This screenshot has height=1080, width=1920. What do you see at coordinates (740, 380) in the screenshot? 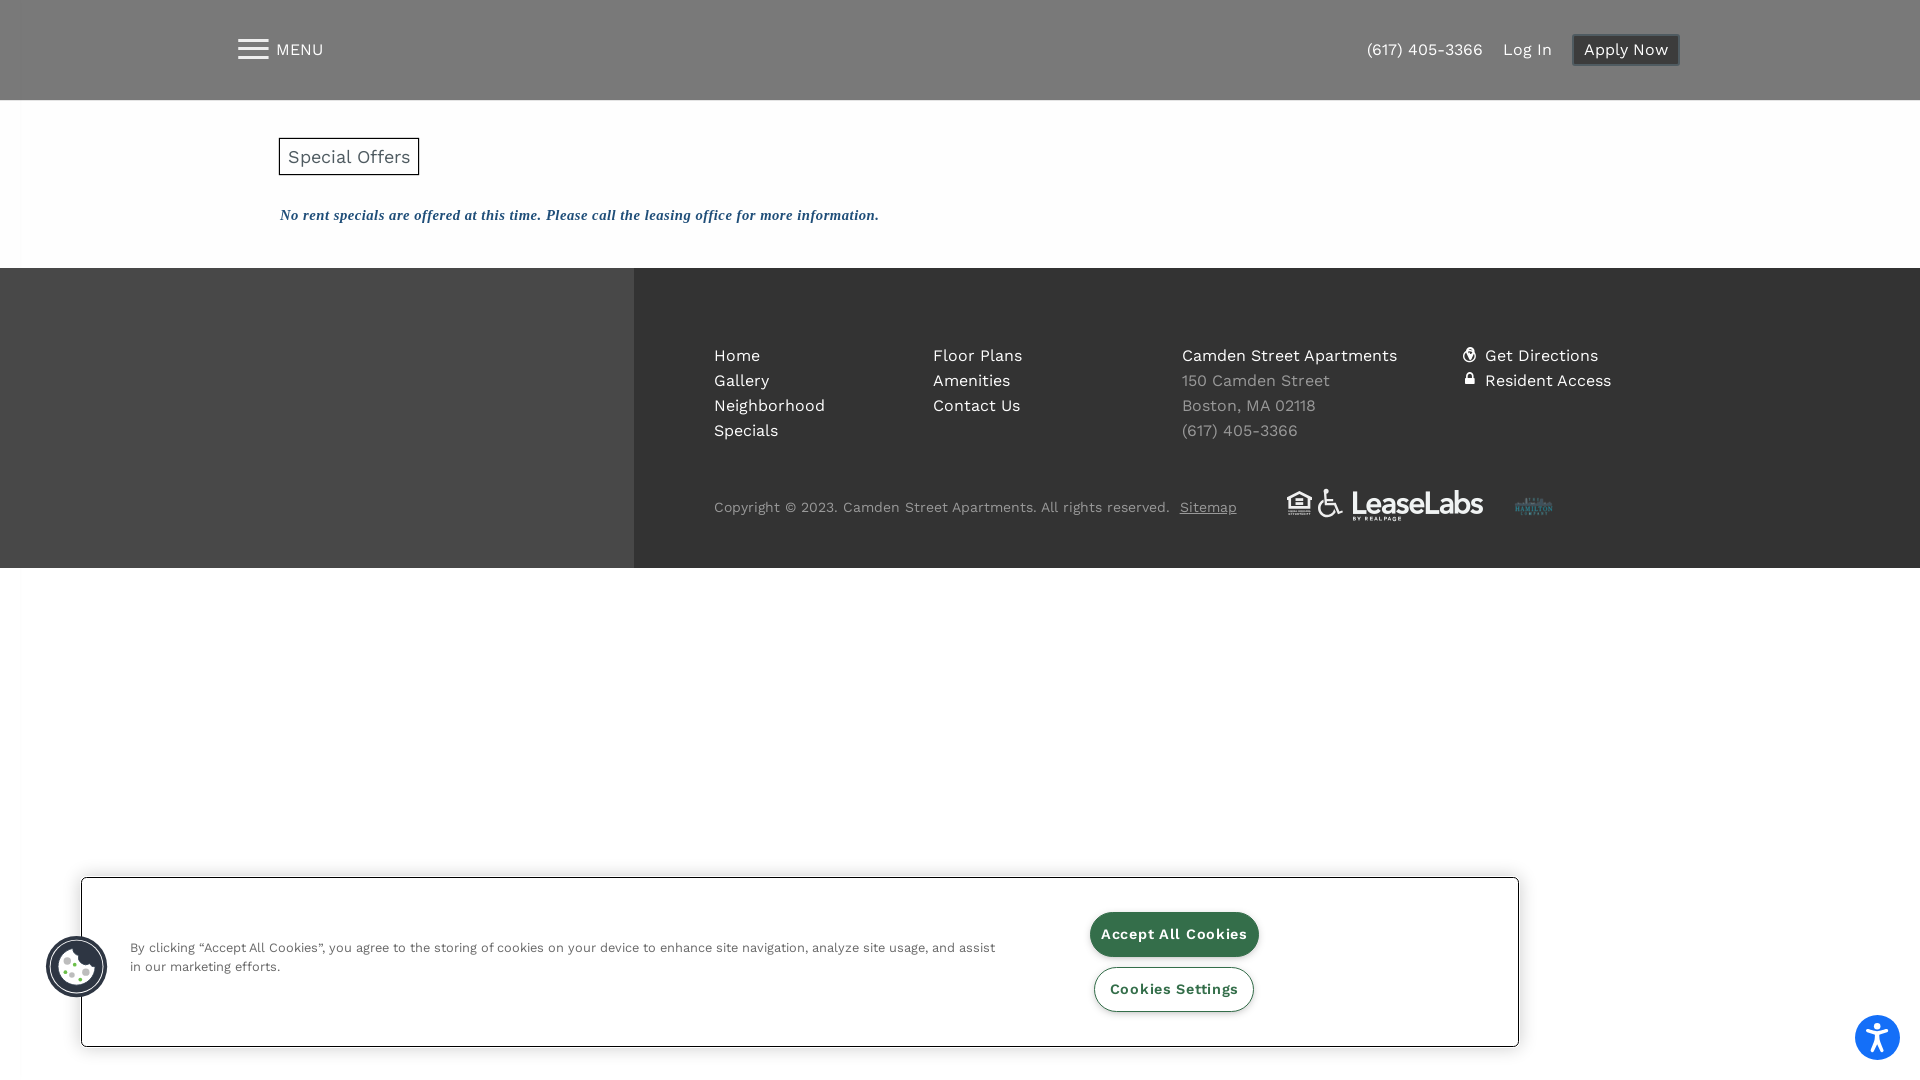
I see `'Gallery'` at bounding box center [740, 380].